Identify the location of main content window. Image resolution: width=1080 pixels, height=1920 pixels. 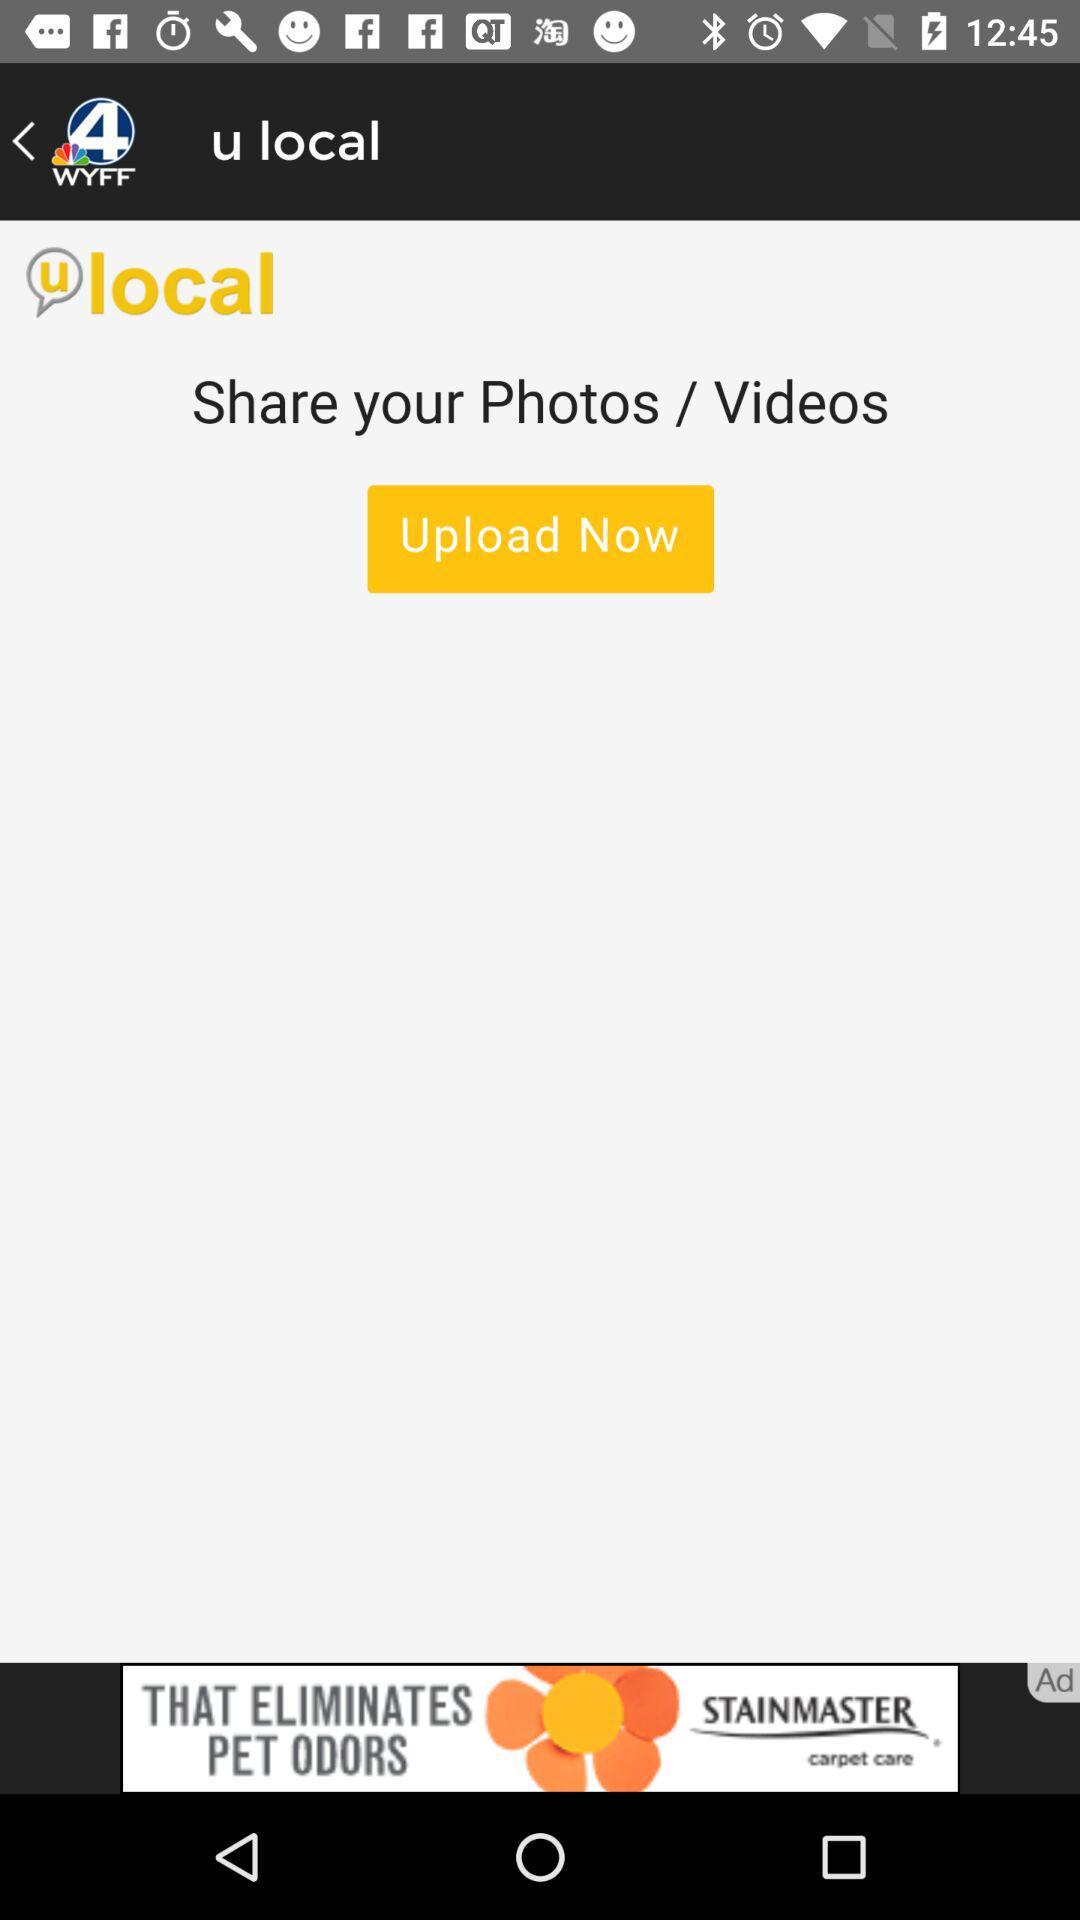
(540, 940).